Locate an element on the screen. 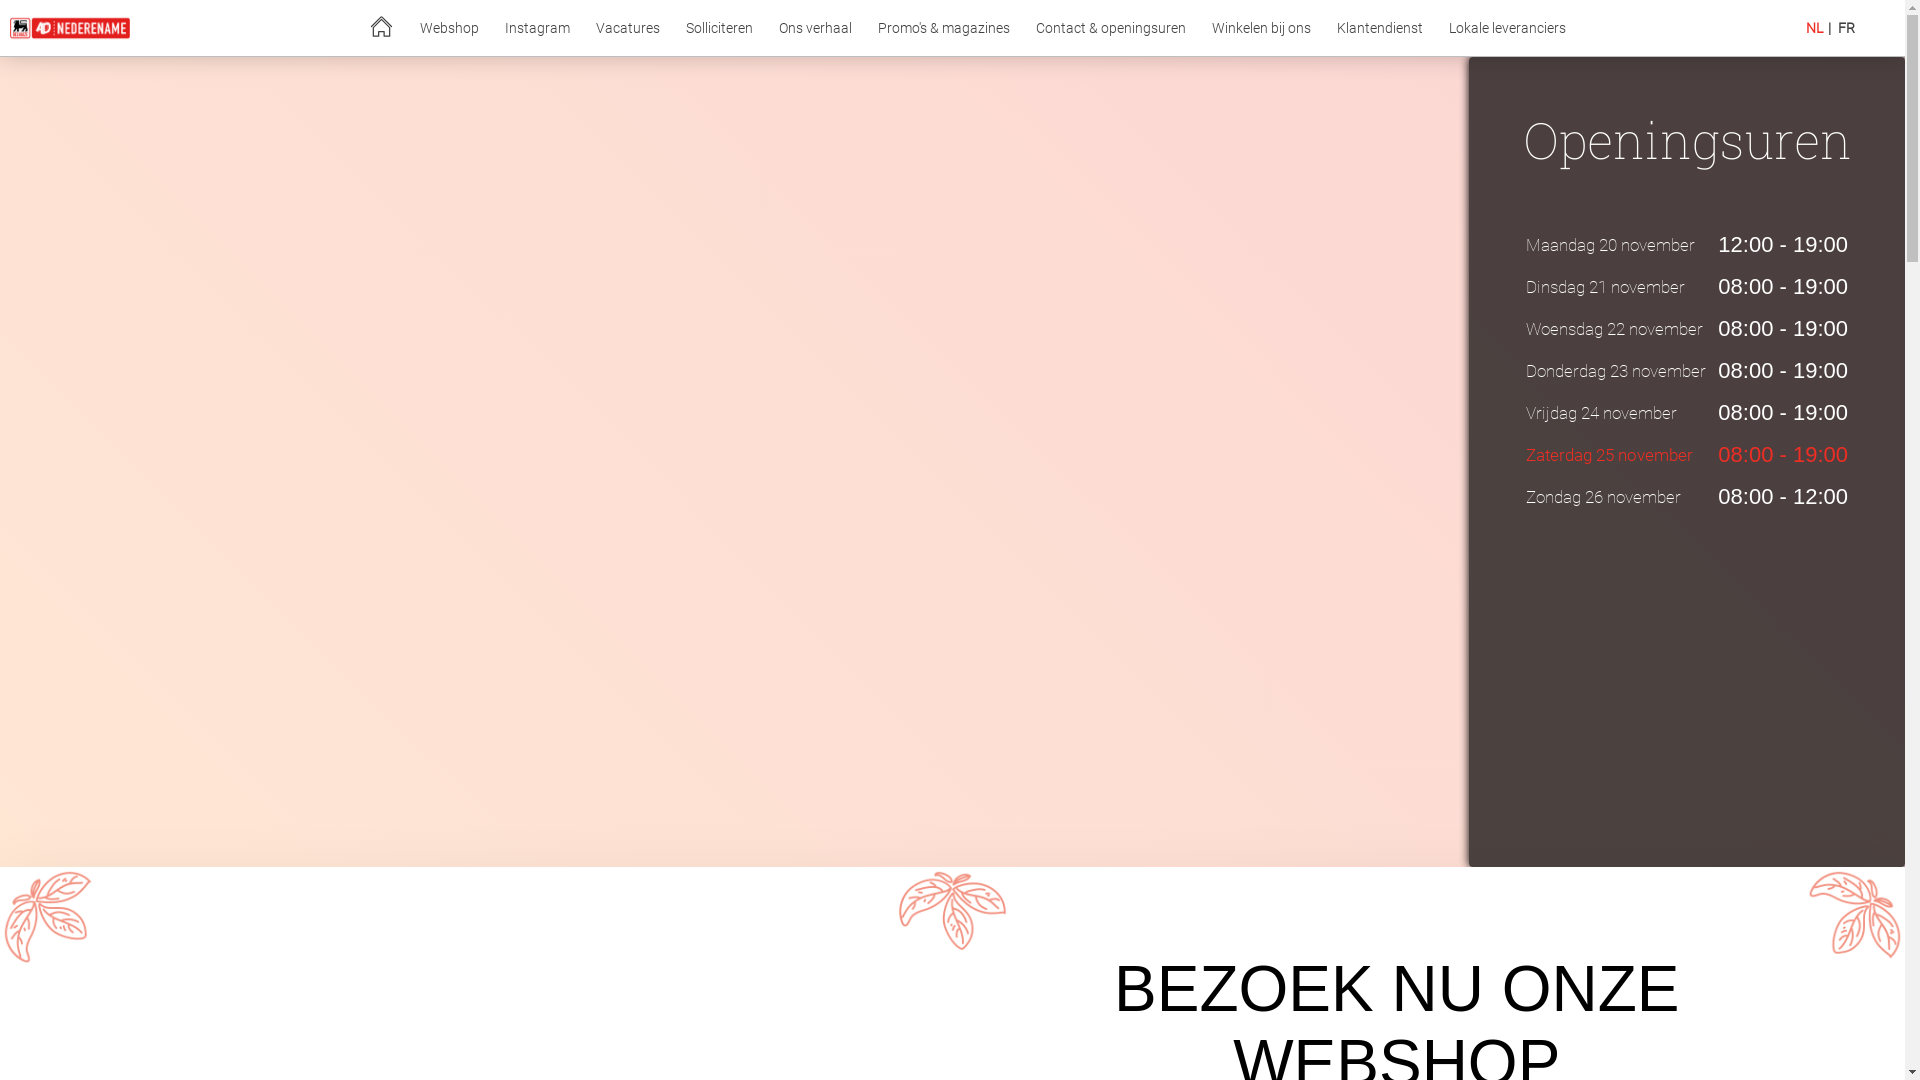  'Solliciteren' is located at coordinates (719, 27).